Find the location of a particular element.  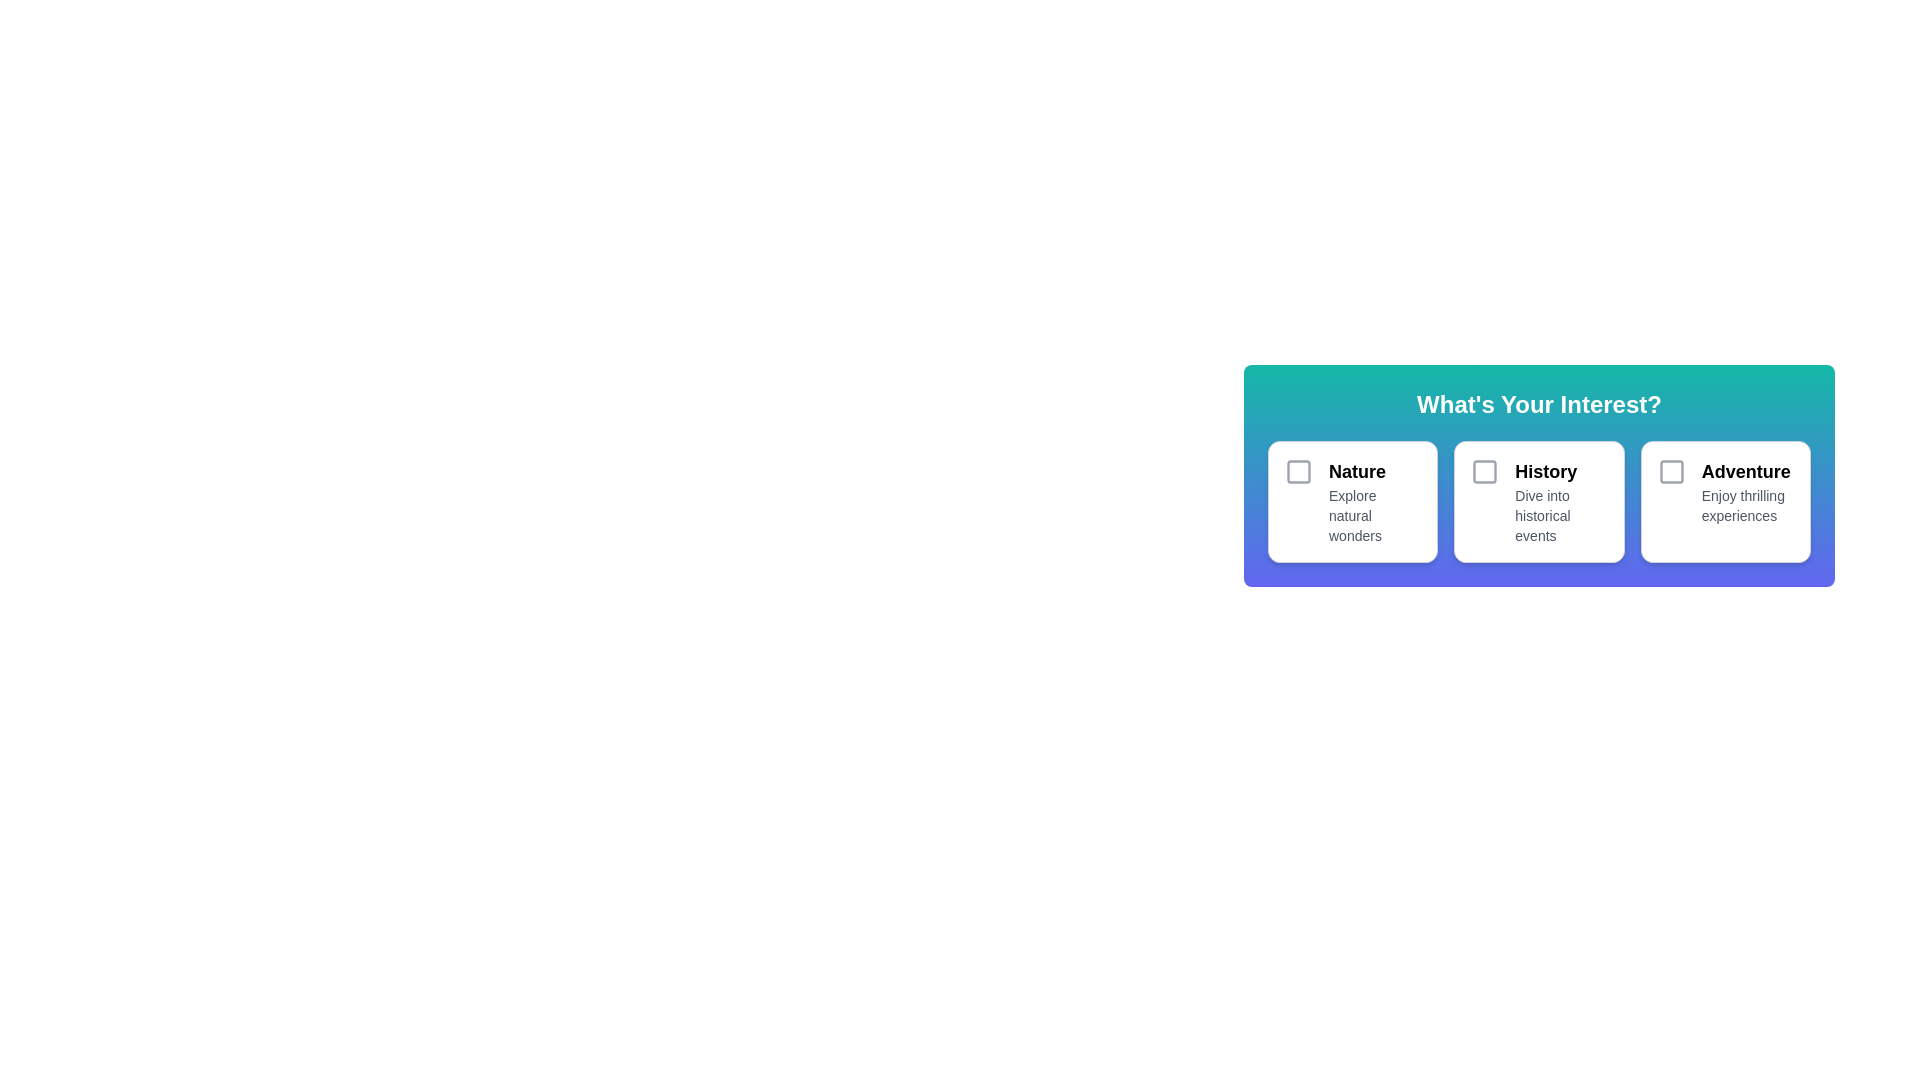

the checkbox for the 'Adventure' category is located at coordinates (1671, 471).